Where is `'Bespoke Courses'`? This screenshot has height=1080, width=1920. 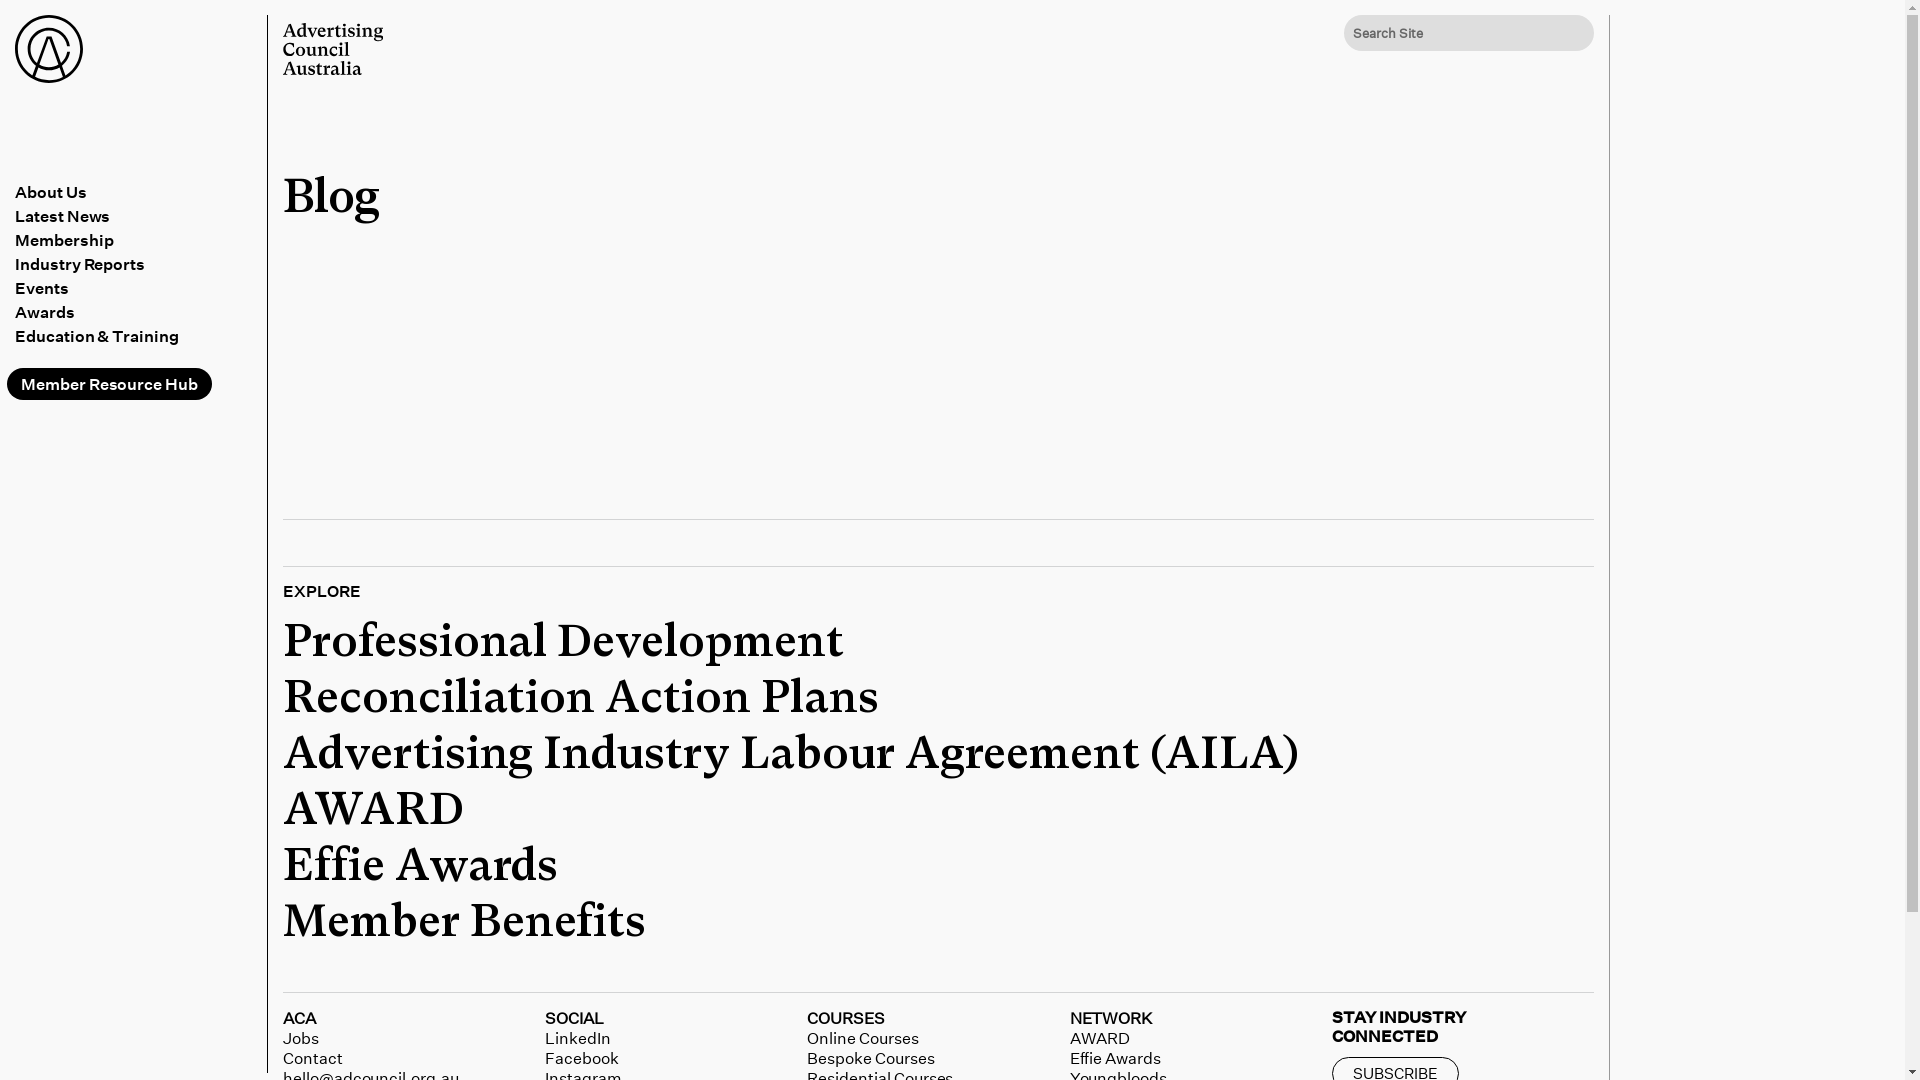 'Bespoke Courses' is located at coordinates (806, 1056).